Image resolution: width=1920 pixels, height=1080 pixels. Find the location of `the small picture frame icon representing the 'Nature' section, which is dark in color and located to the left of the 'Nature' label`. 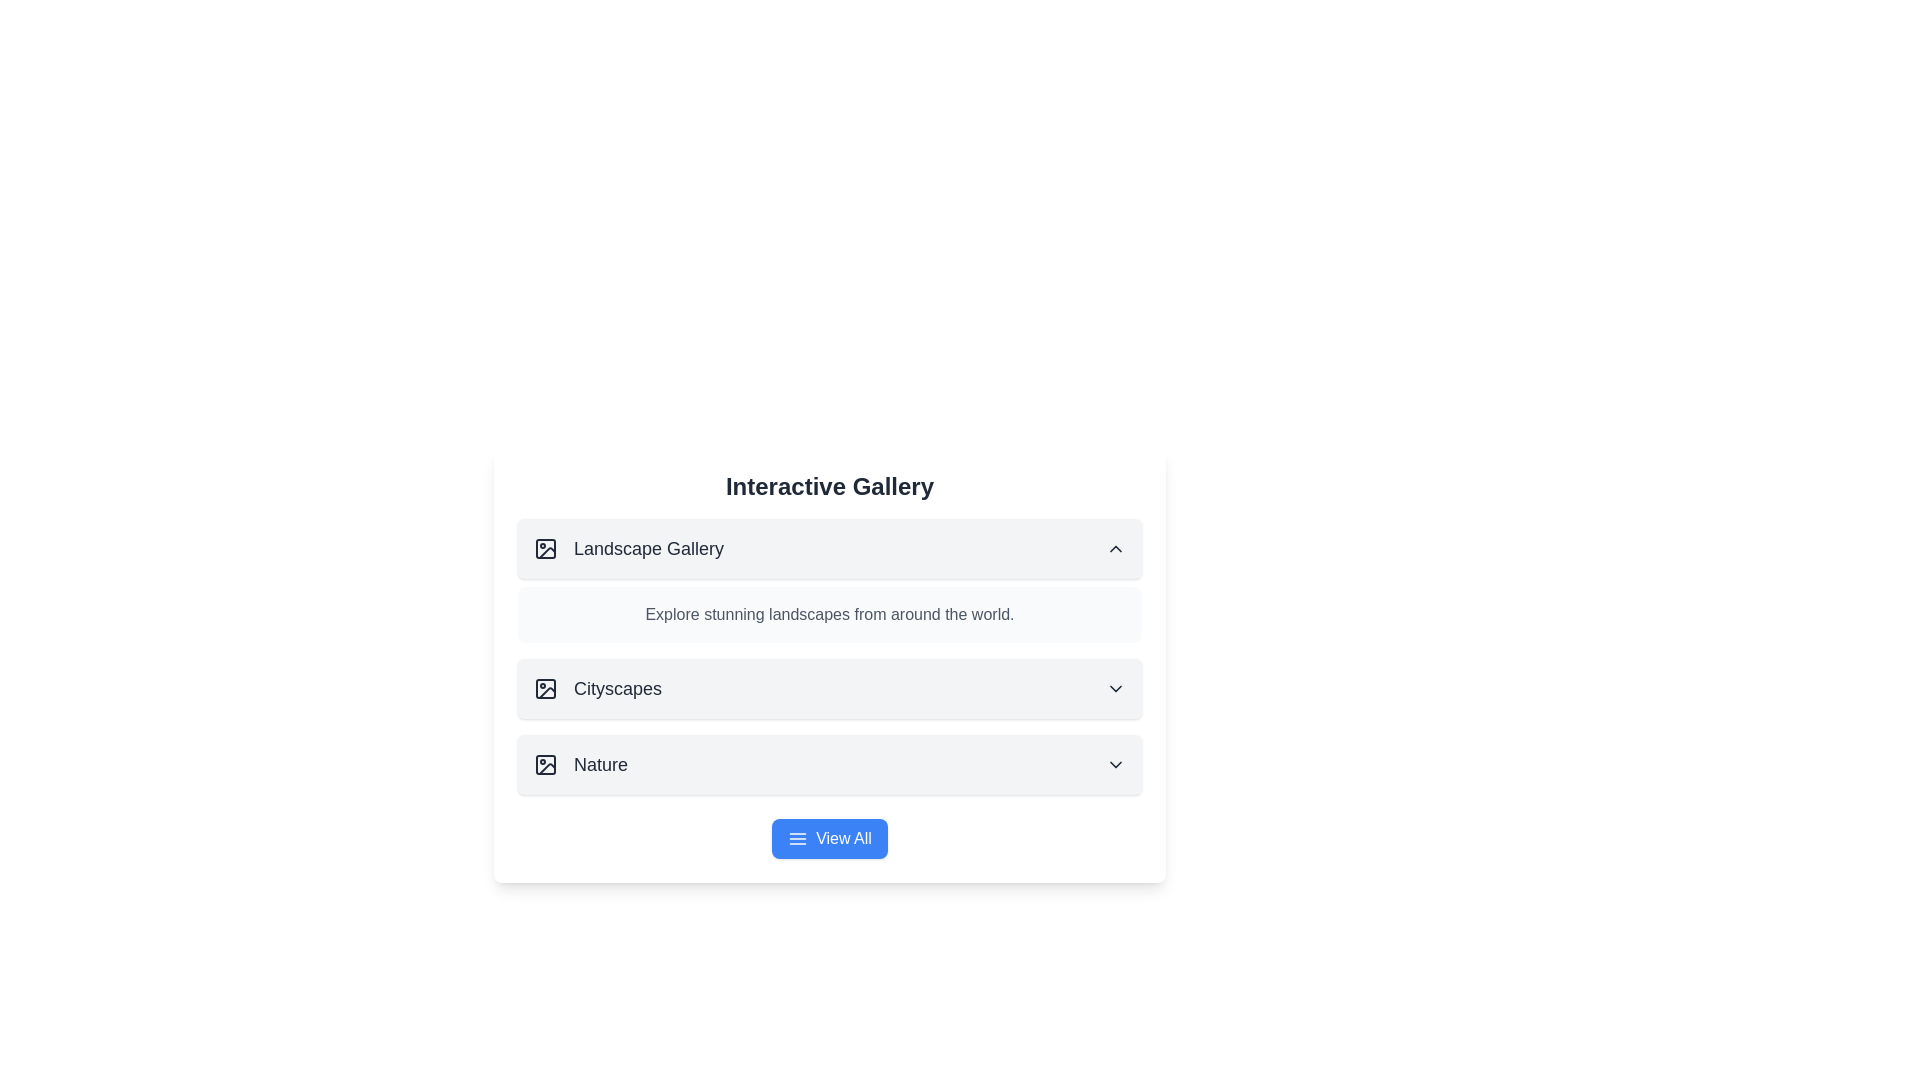

the small picture frame icon representing the 'Nature' section, which is dark in color and located to the left of the 'Nature' label is located at coordinates (546, 764).